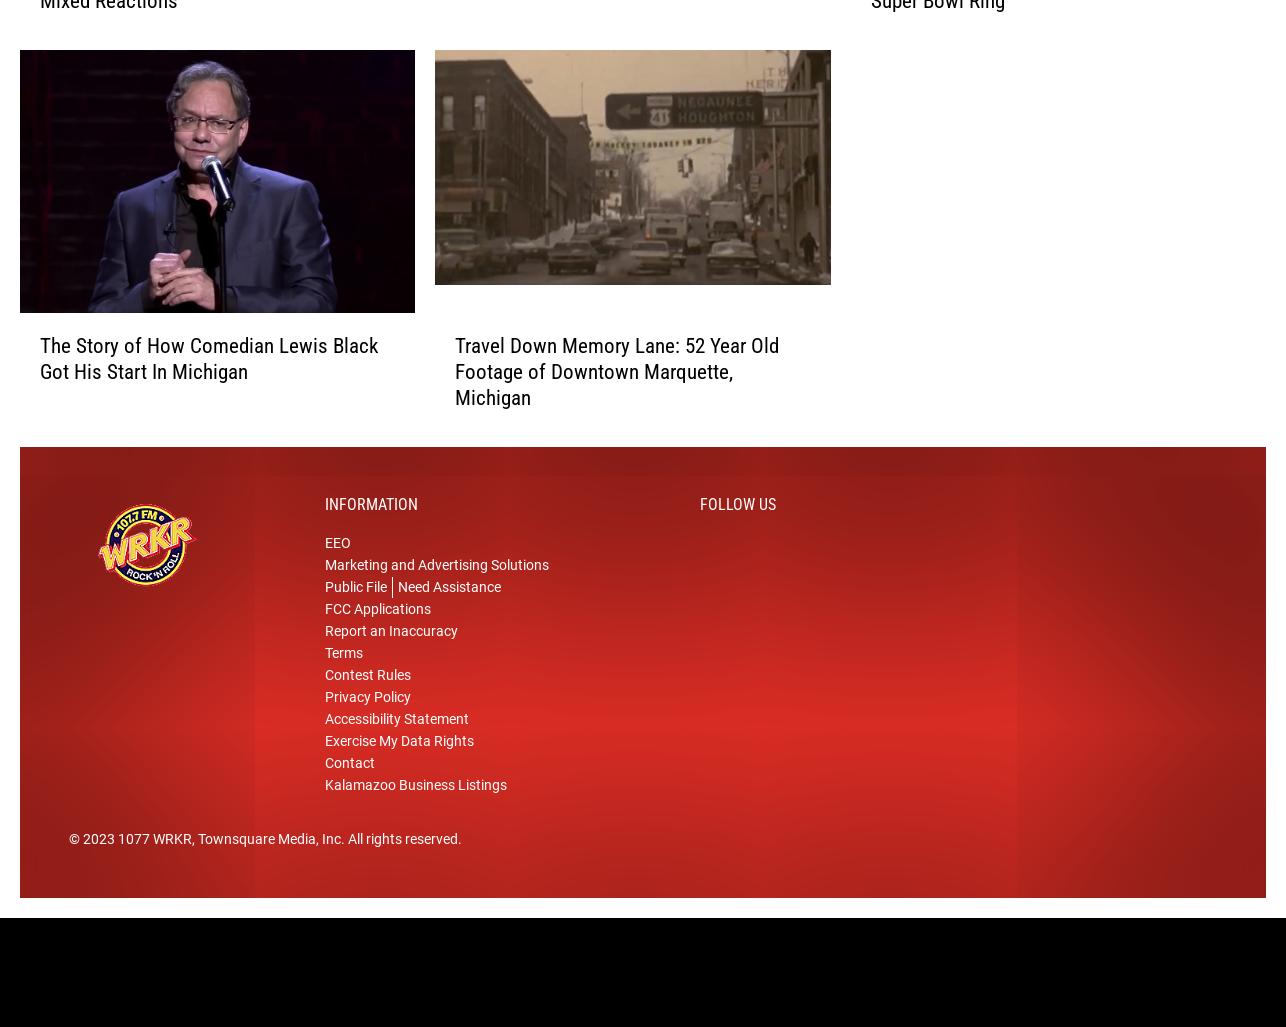  I want to click on 'Contest Rules', so click(367, 697).